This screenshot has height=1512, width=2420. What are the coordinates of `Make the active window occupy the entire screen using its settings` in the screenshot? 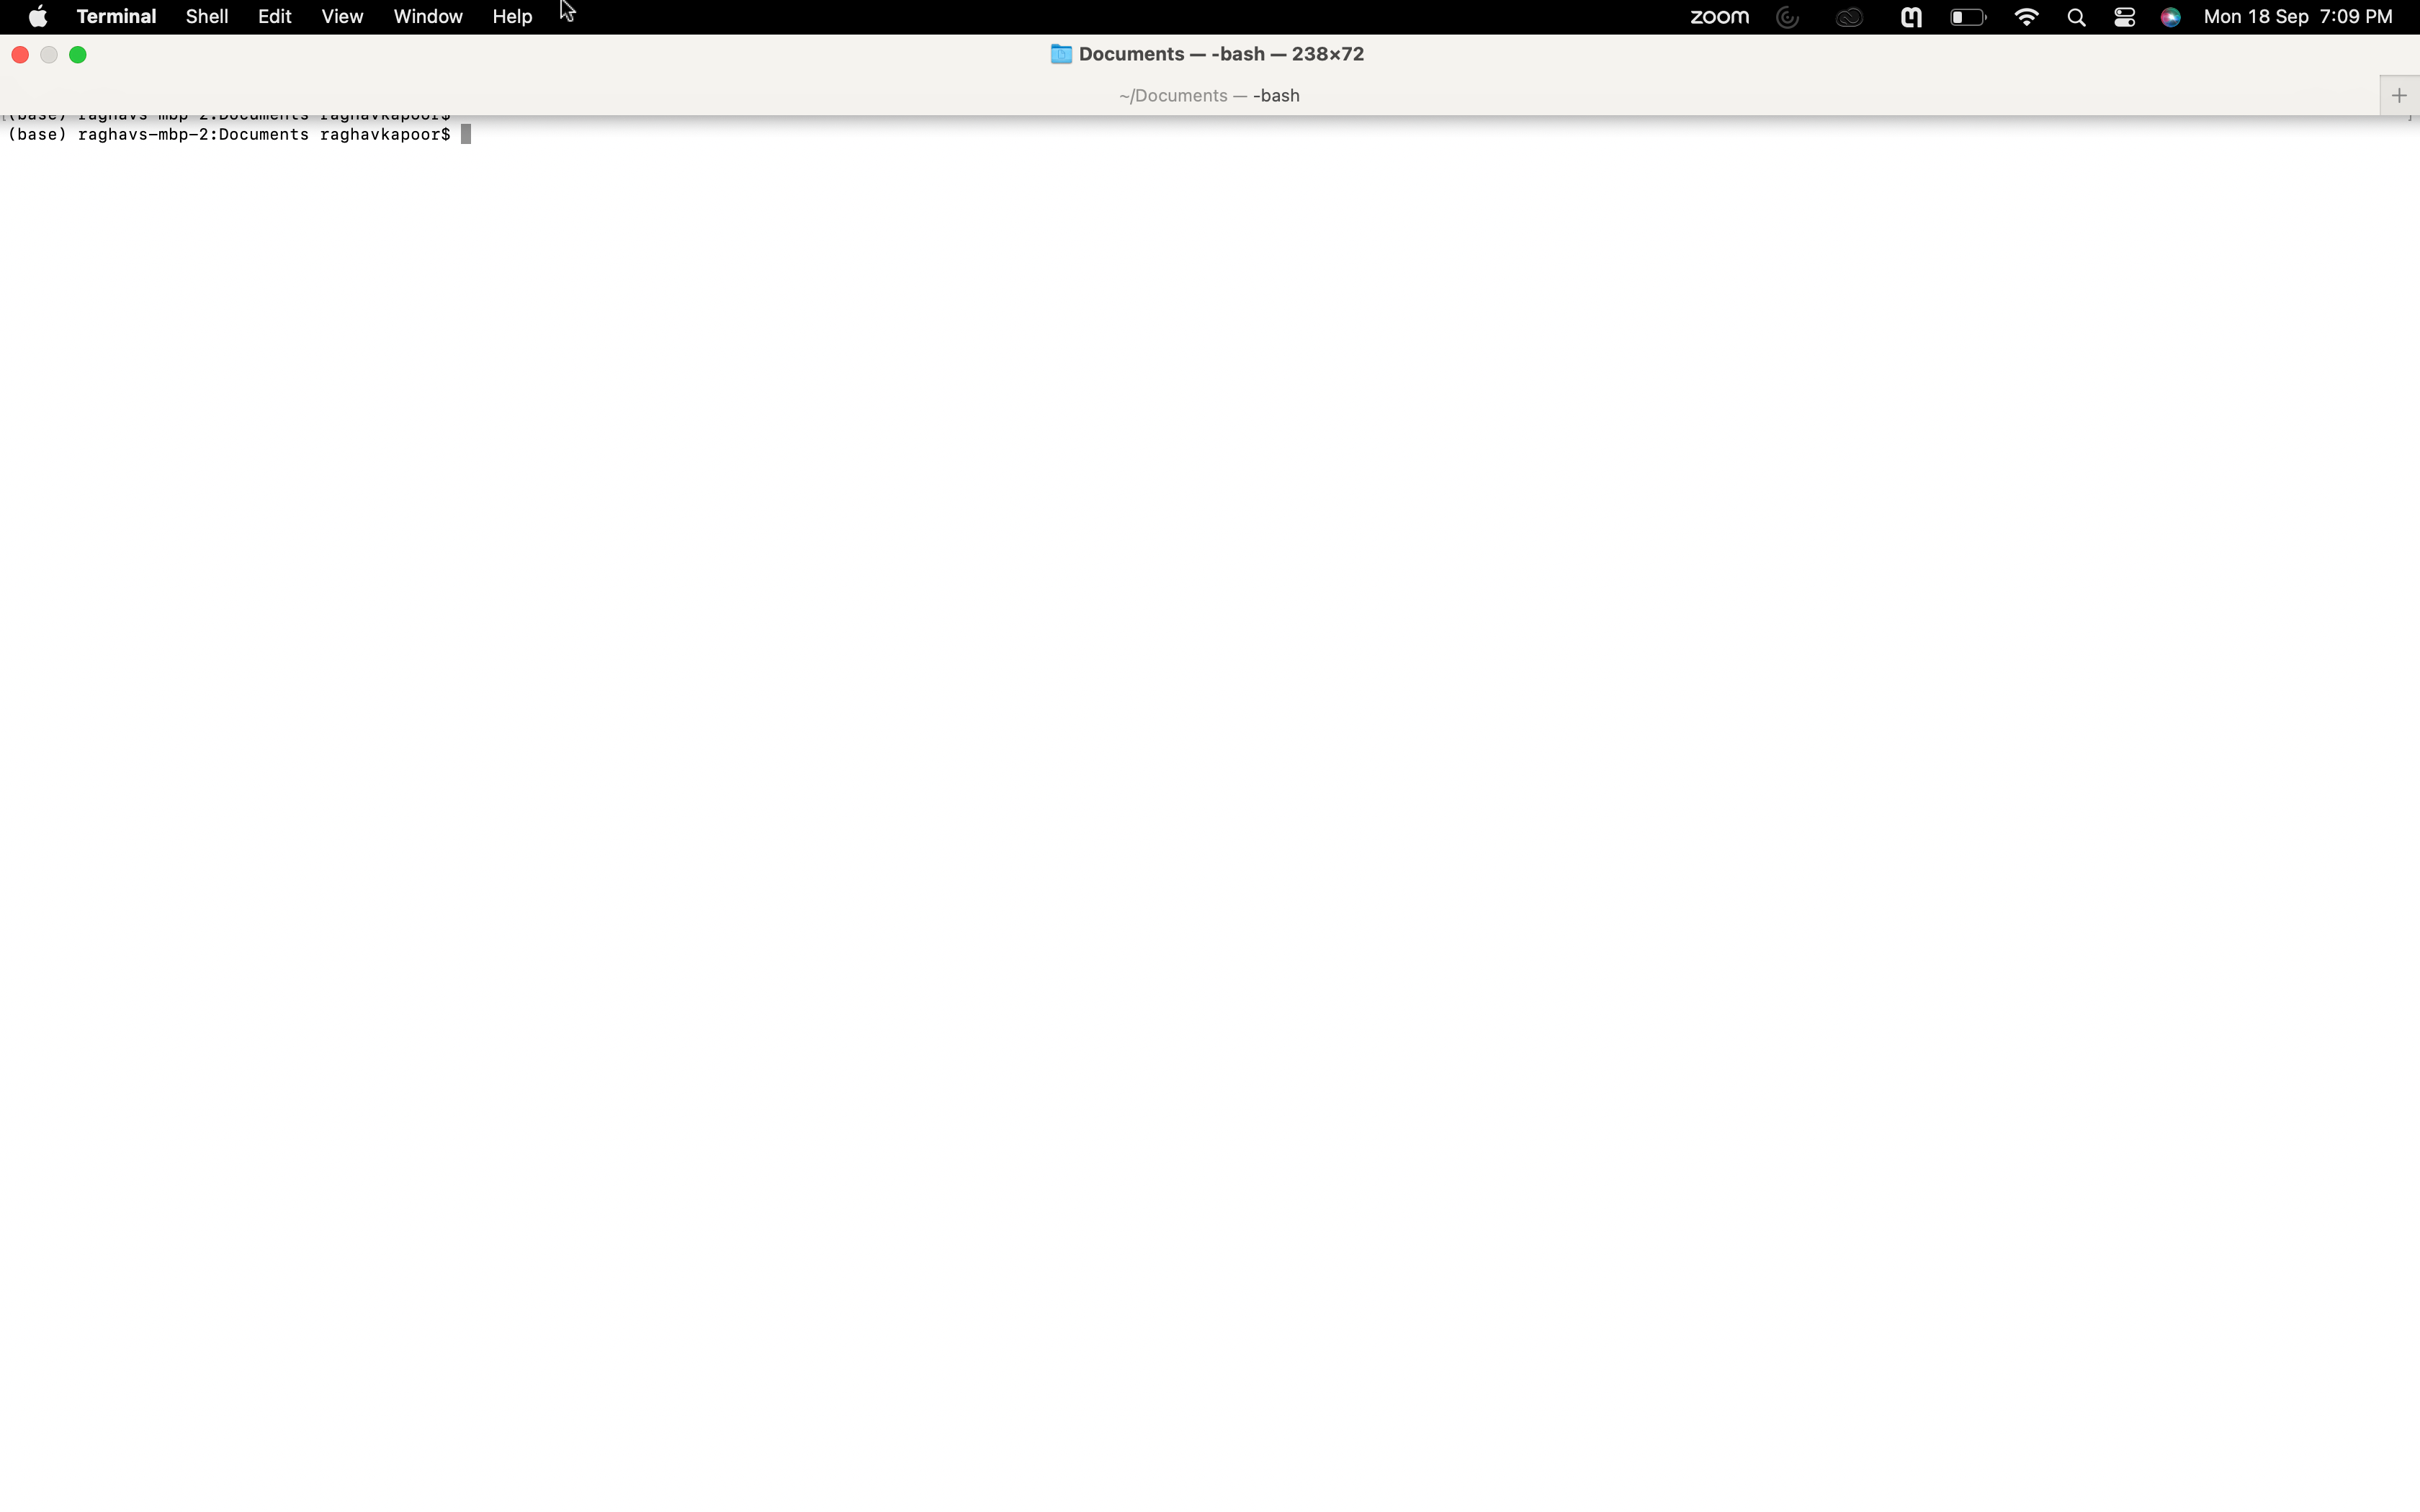 It's located at (426, 17).